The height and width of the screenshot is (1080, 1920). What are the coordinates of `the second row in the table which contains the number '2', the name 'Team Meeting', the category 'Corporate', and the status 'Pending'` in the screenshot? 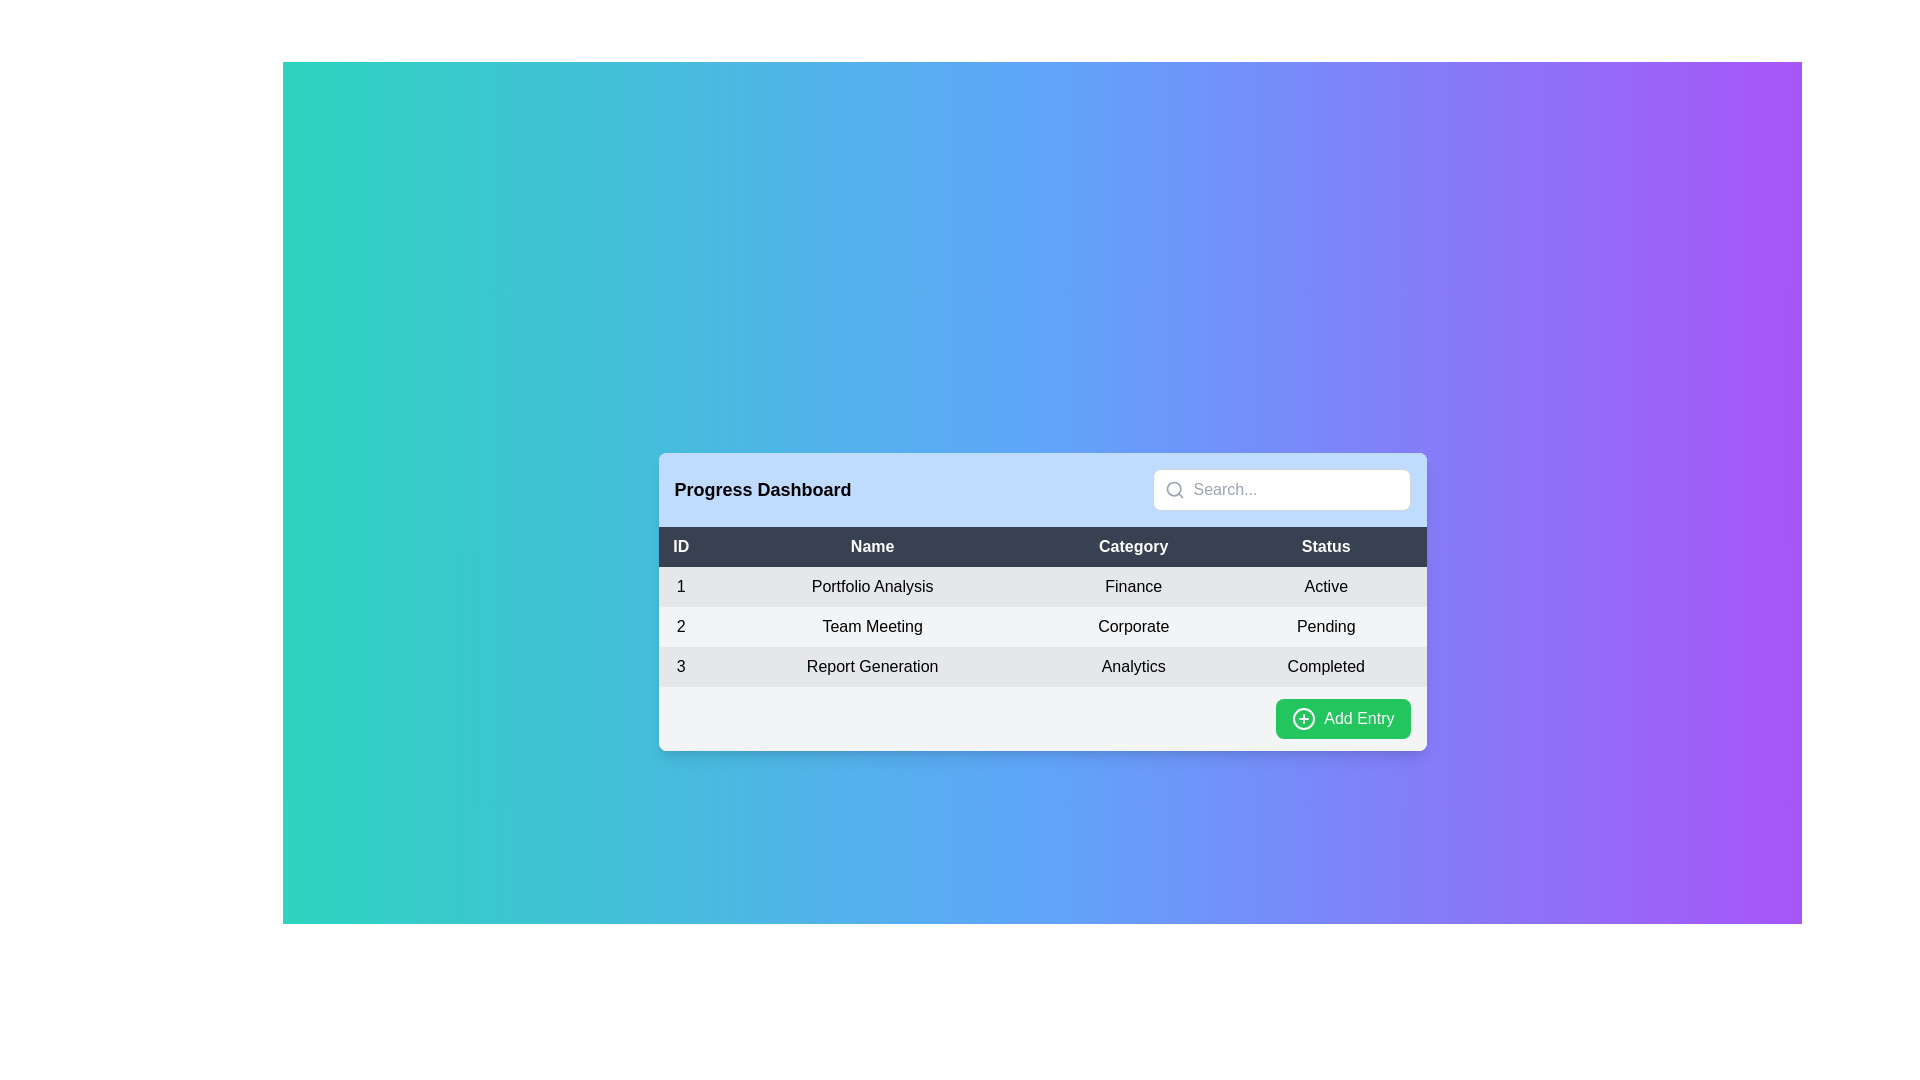 It's located at (1041, 626).